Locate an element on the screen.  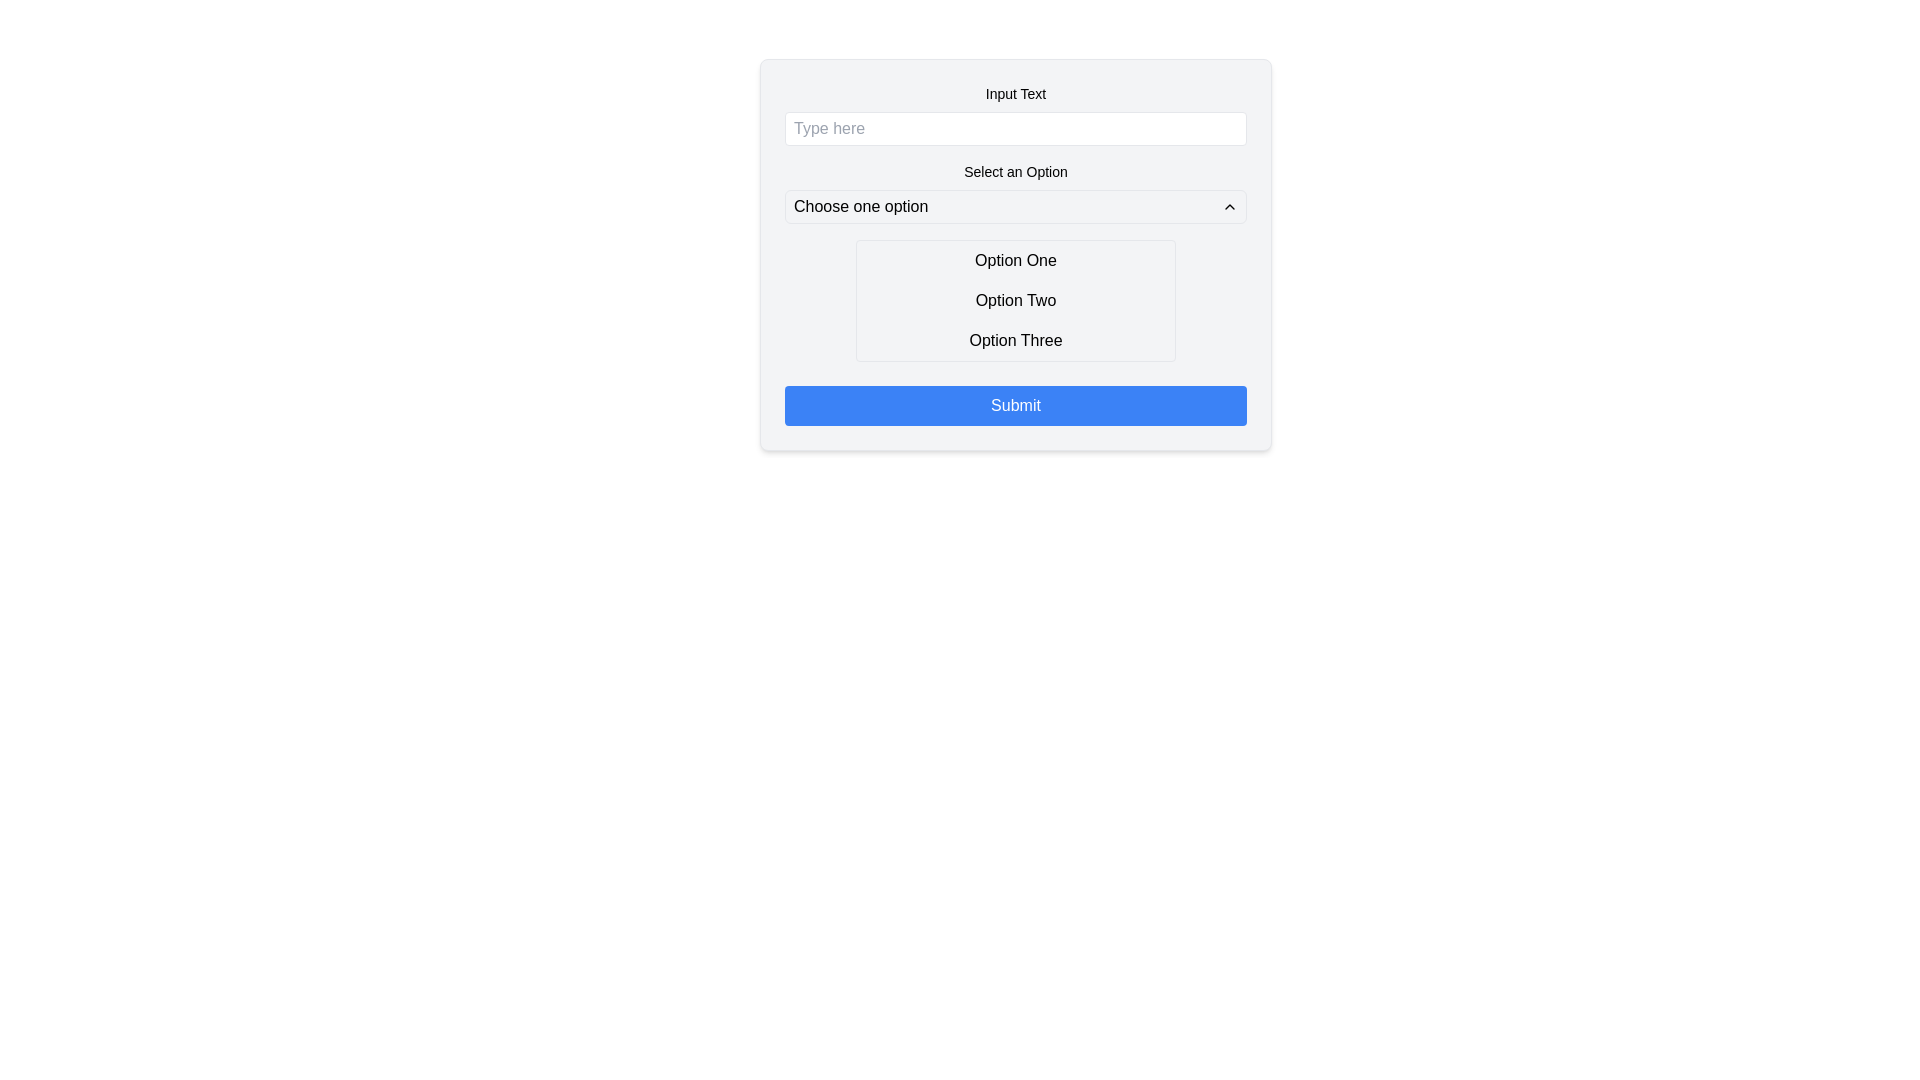
the Chevron-Up icon located to the far right of the bordered box labeled 'Choose one option' to expand the dropdown menu is located at coordinates (1228, 207).